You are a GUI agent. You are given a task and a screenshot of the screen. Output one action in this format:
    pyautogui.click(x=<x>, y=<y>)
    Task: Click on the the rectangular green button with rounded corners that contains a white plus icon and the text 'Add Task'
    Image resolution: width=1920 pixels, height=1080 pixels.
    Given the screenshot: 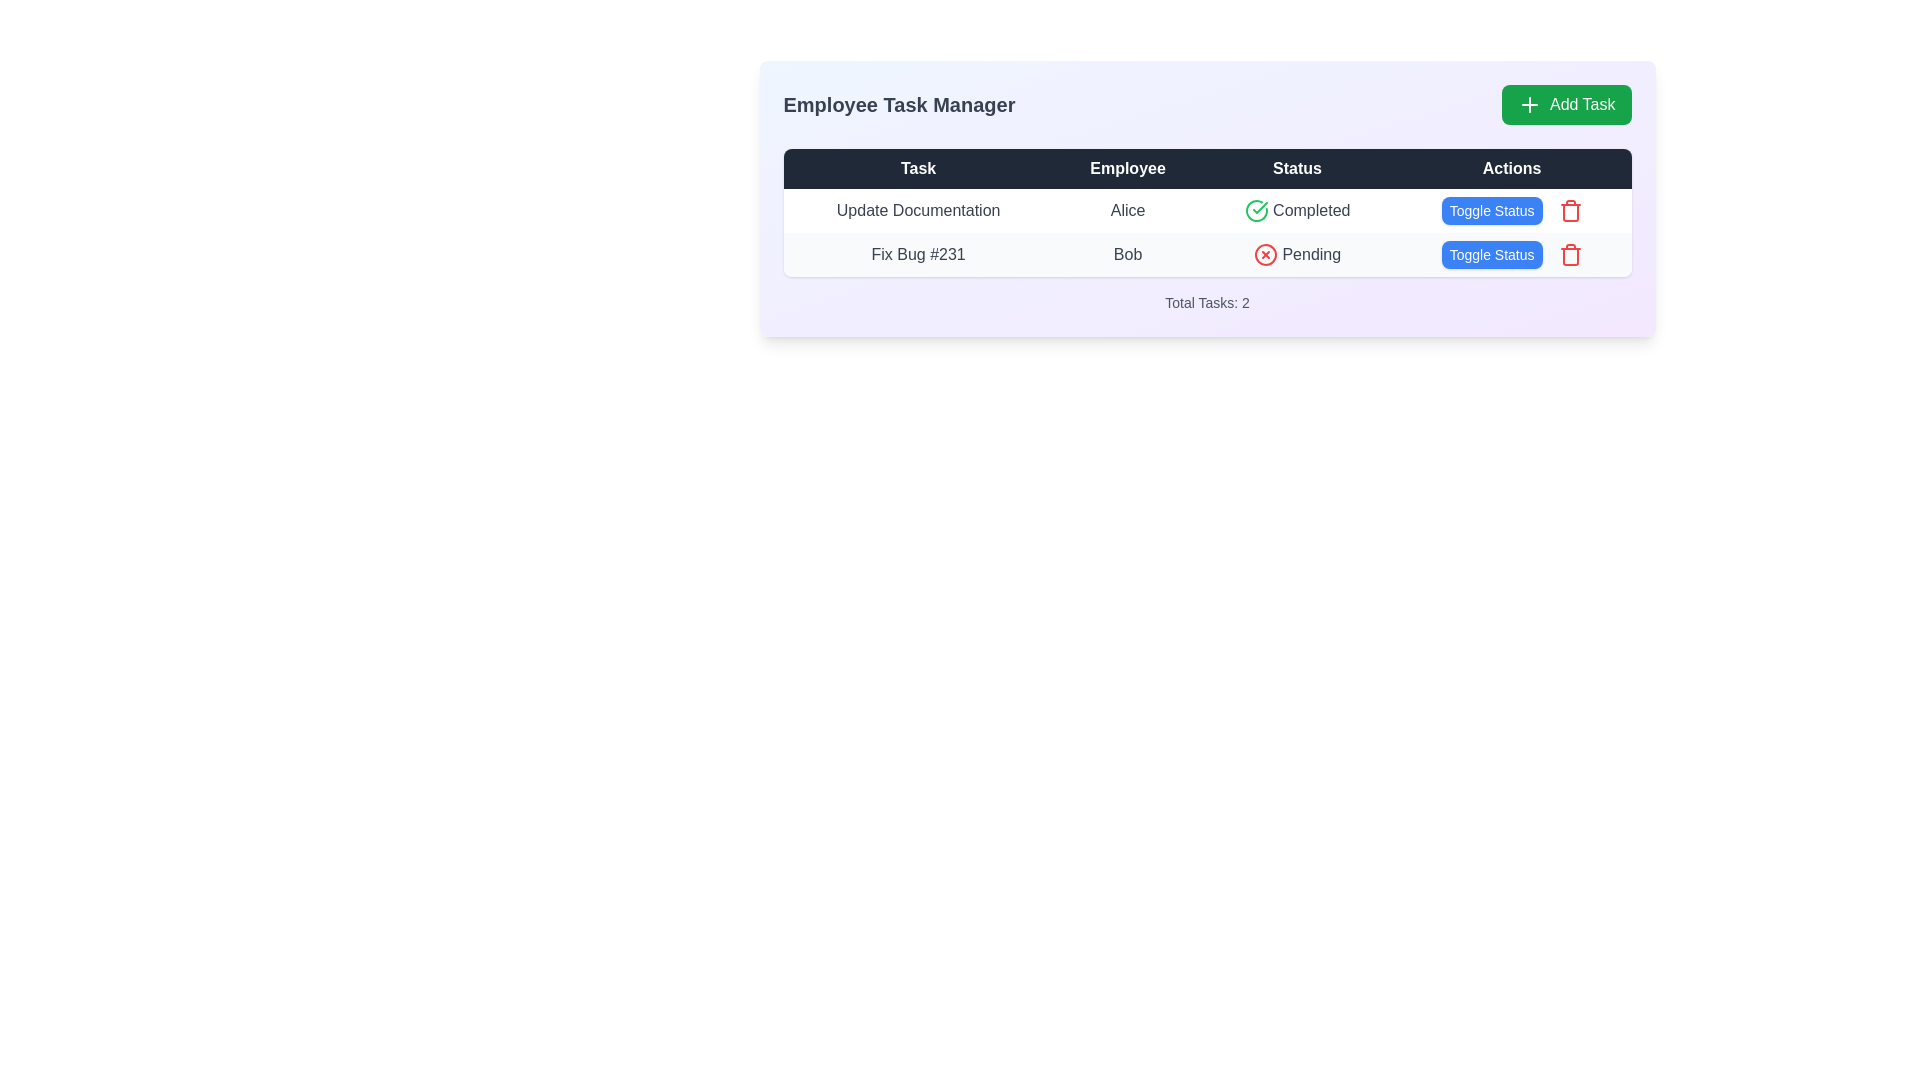 What is the action you would take?
    pyautogui.click(x=1565, y=104)
    